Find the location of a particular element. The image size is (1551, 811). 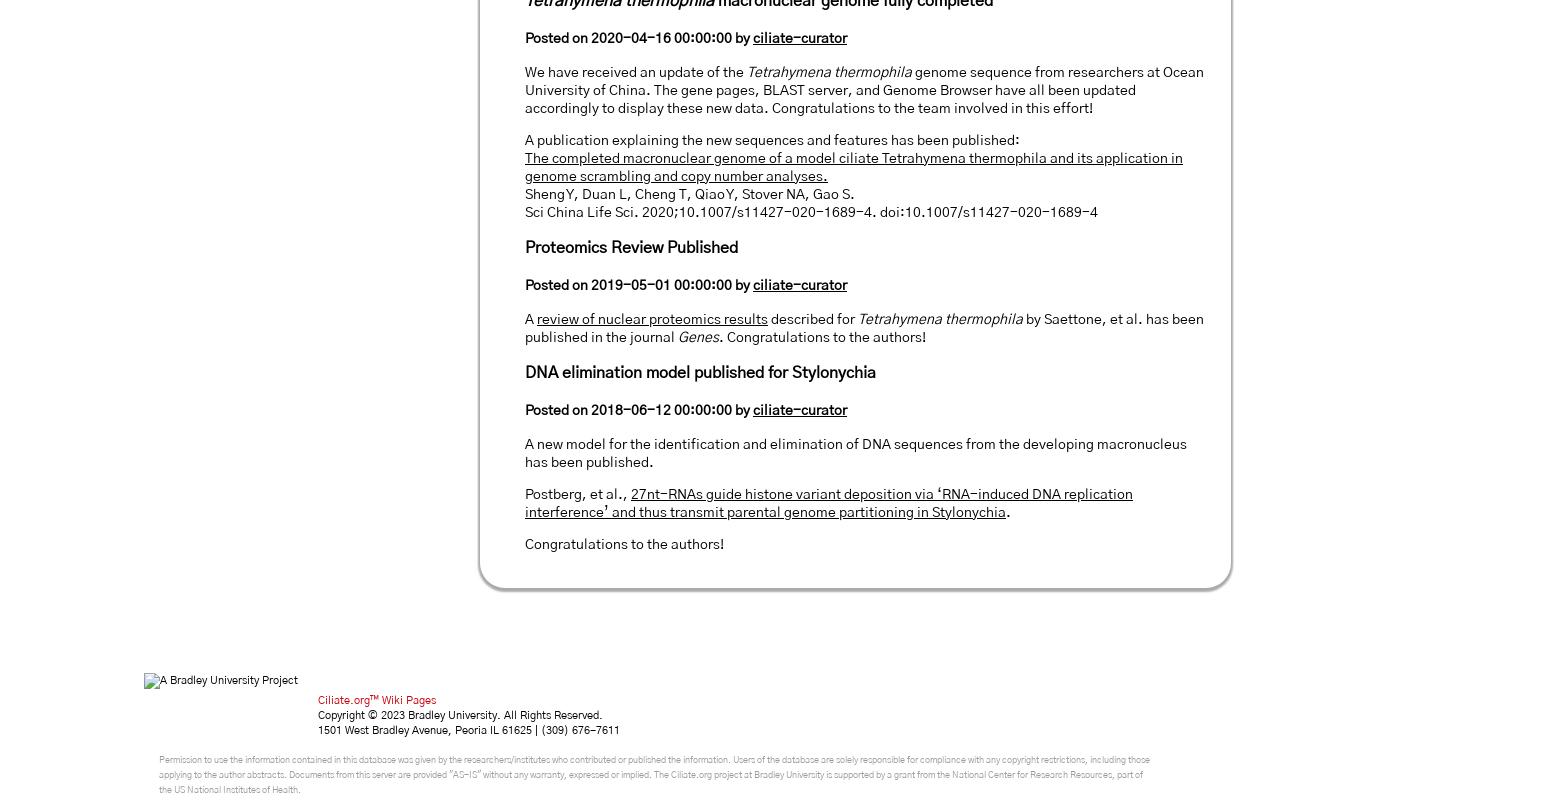

'We have received an update of the' is located at coordinates (525, 72).